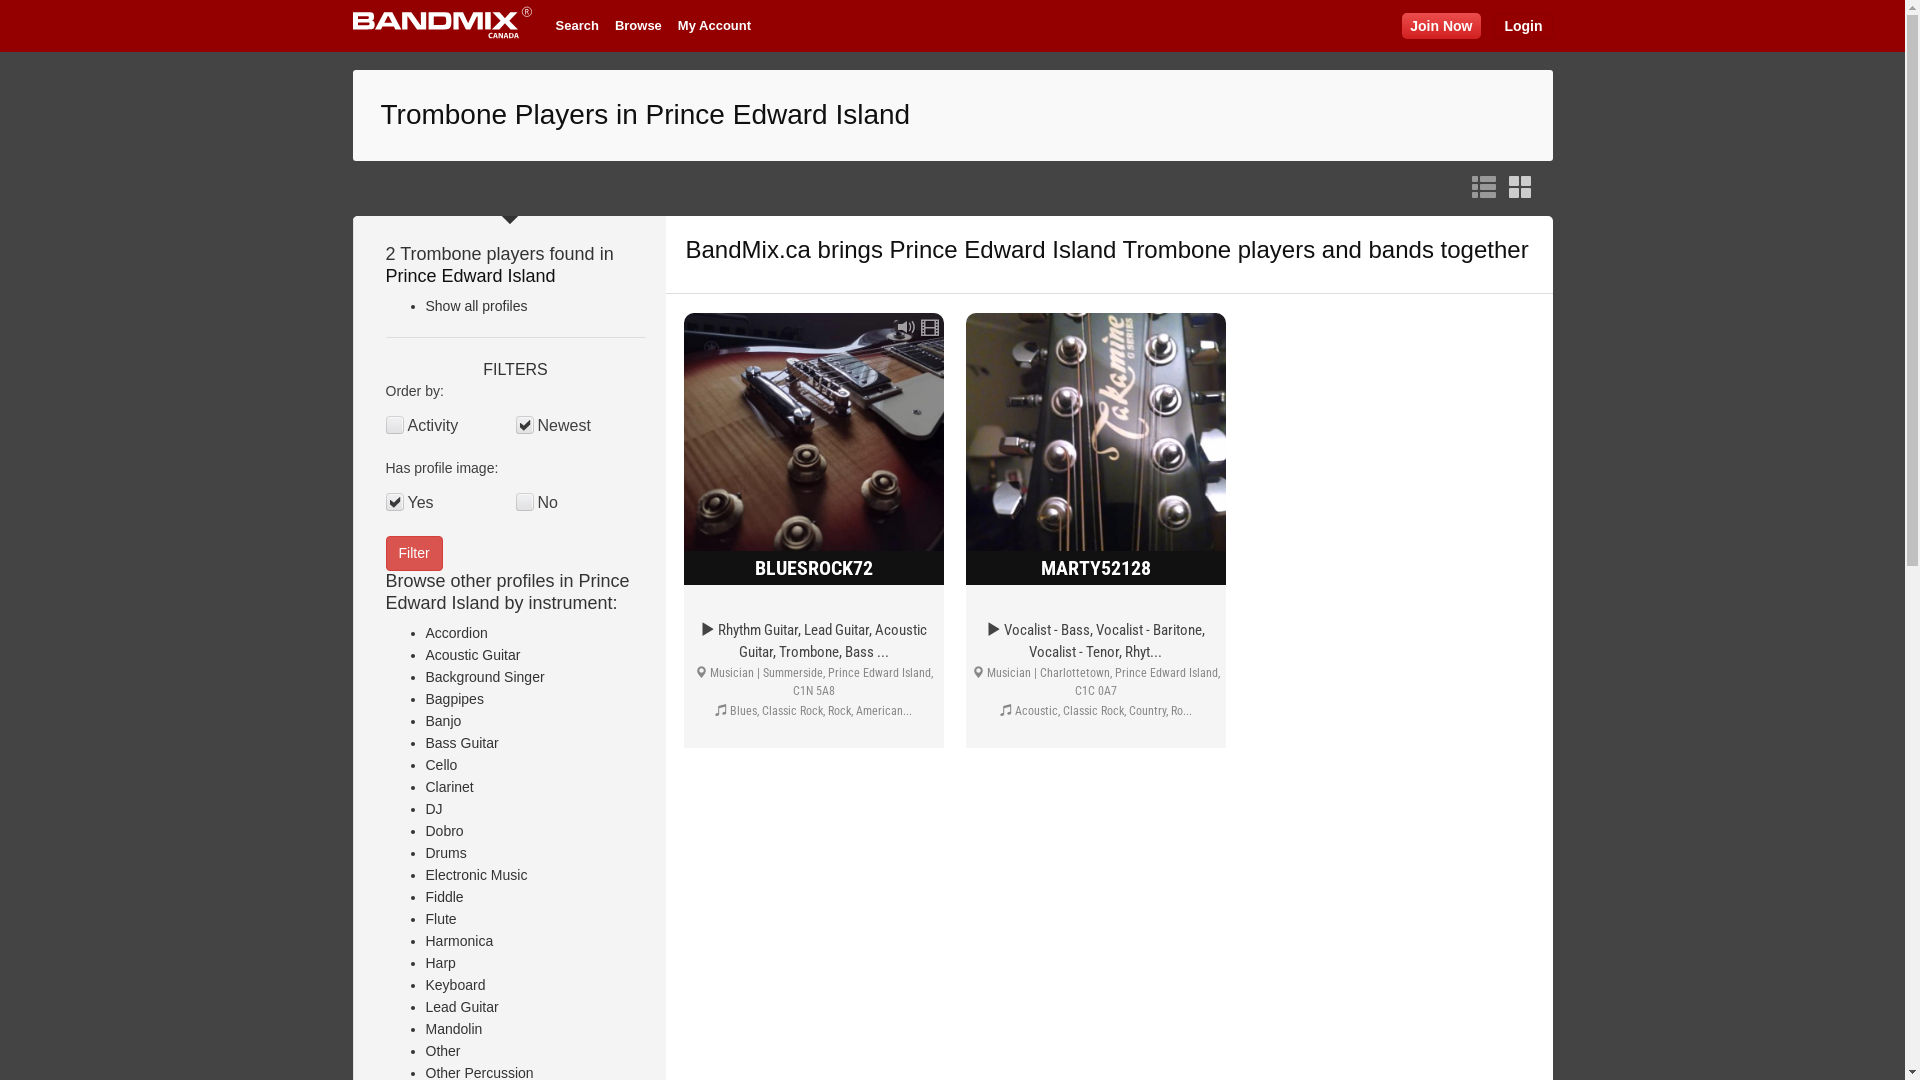 The height and width of the screenshot is (1080, 1920). What do you see at coordinates (1521, 26) in the screenshot?
I see `'Login'` at bounding box center [1521, 26].